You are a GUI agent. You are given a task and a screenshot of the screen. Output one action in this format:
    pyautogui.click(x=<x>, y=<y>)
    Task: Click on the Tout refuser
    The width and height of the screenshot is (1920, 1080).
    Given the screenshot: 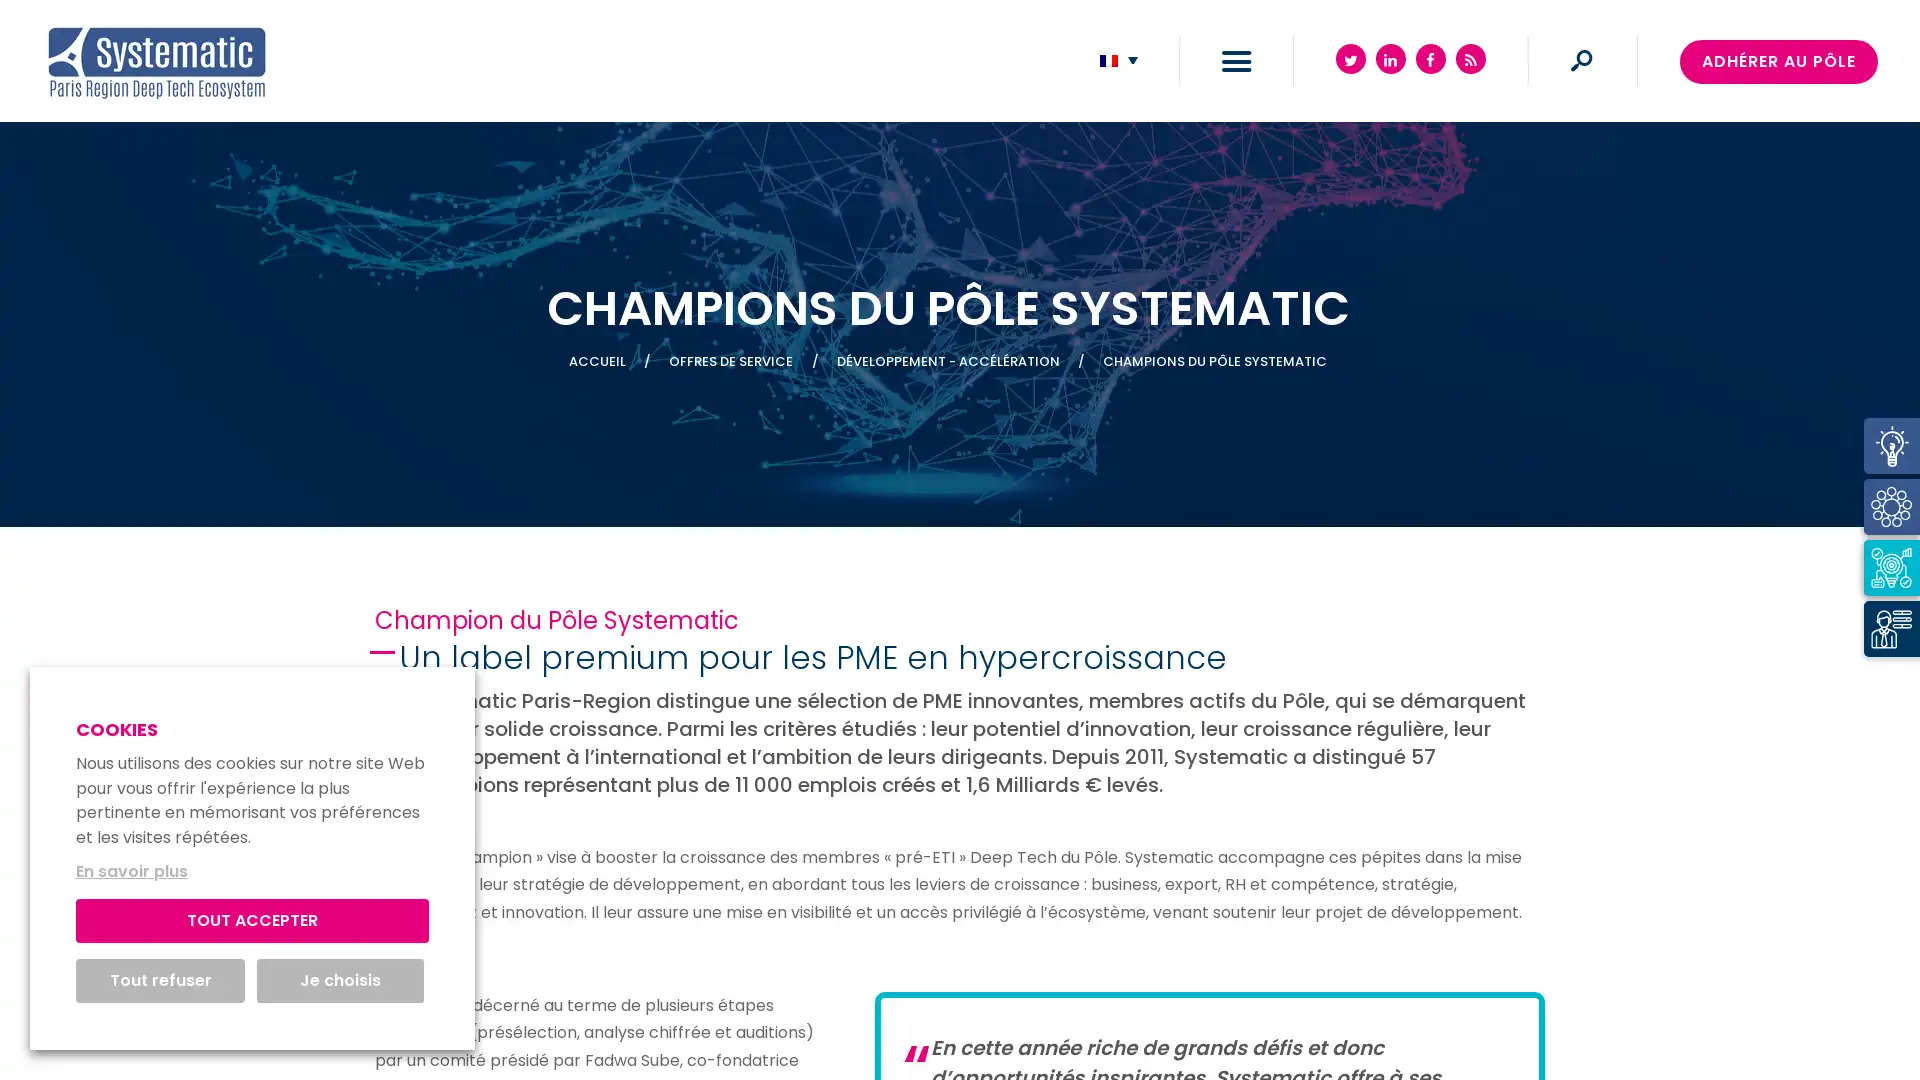 What is the action you would take?
    pyautogui.click(x=160, y=979)
    